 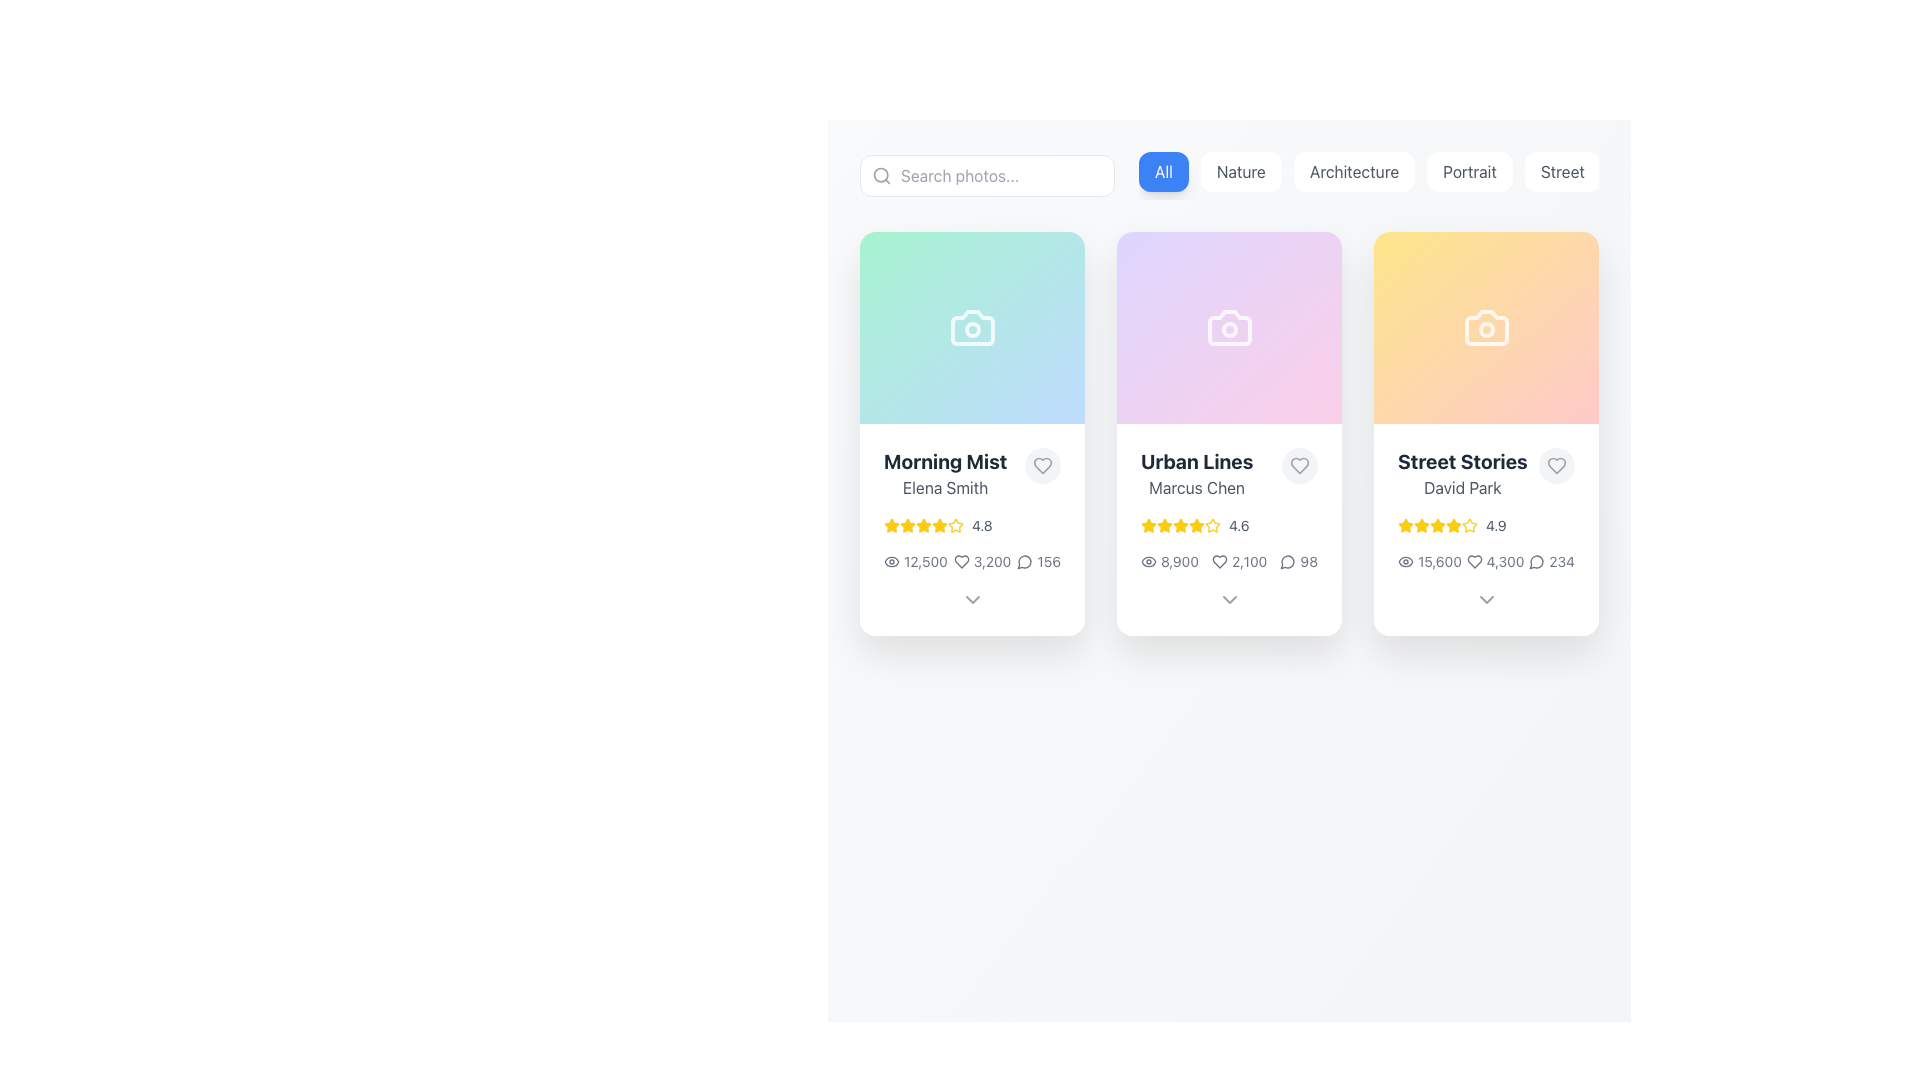 What do you see at coordinates (1228, 326) in the screenshot?
I see `the stylized camera icon located centrally within the second card labeled 'Urban Lines' in the main interface` at bounding box center [1228, 326].